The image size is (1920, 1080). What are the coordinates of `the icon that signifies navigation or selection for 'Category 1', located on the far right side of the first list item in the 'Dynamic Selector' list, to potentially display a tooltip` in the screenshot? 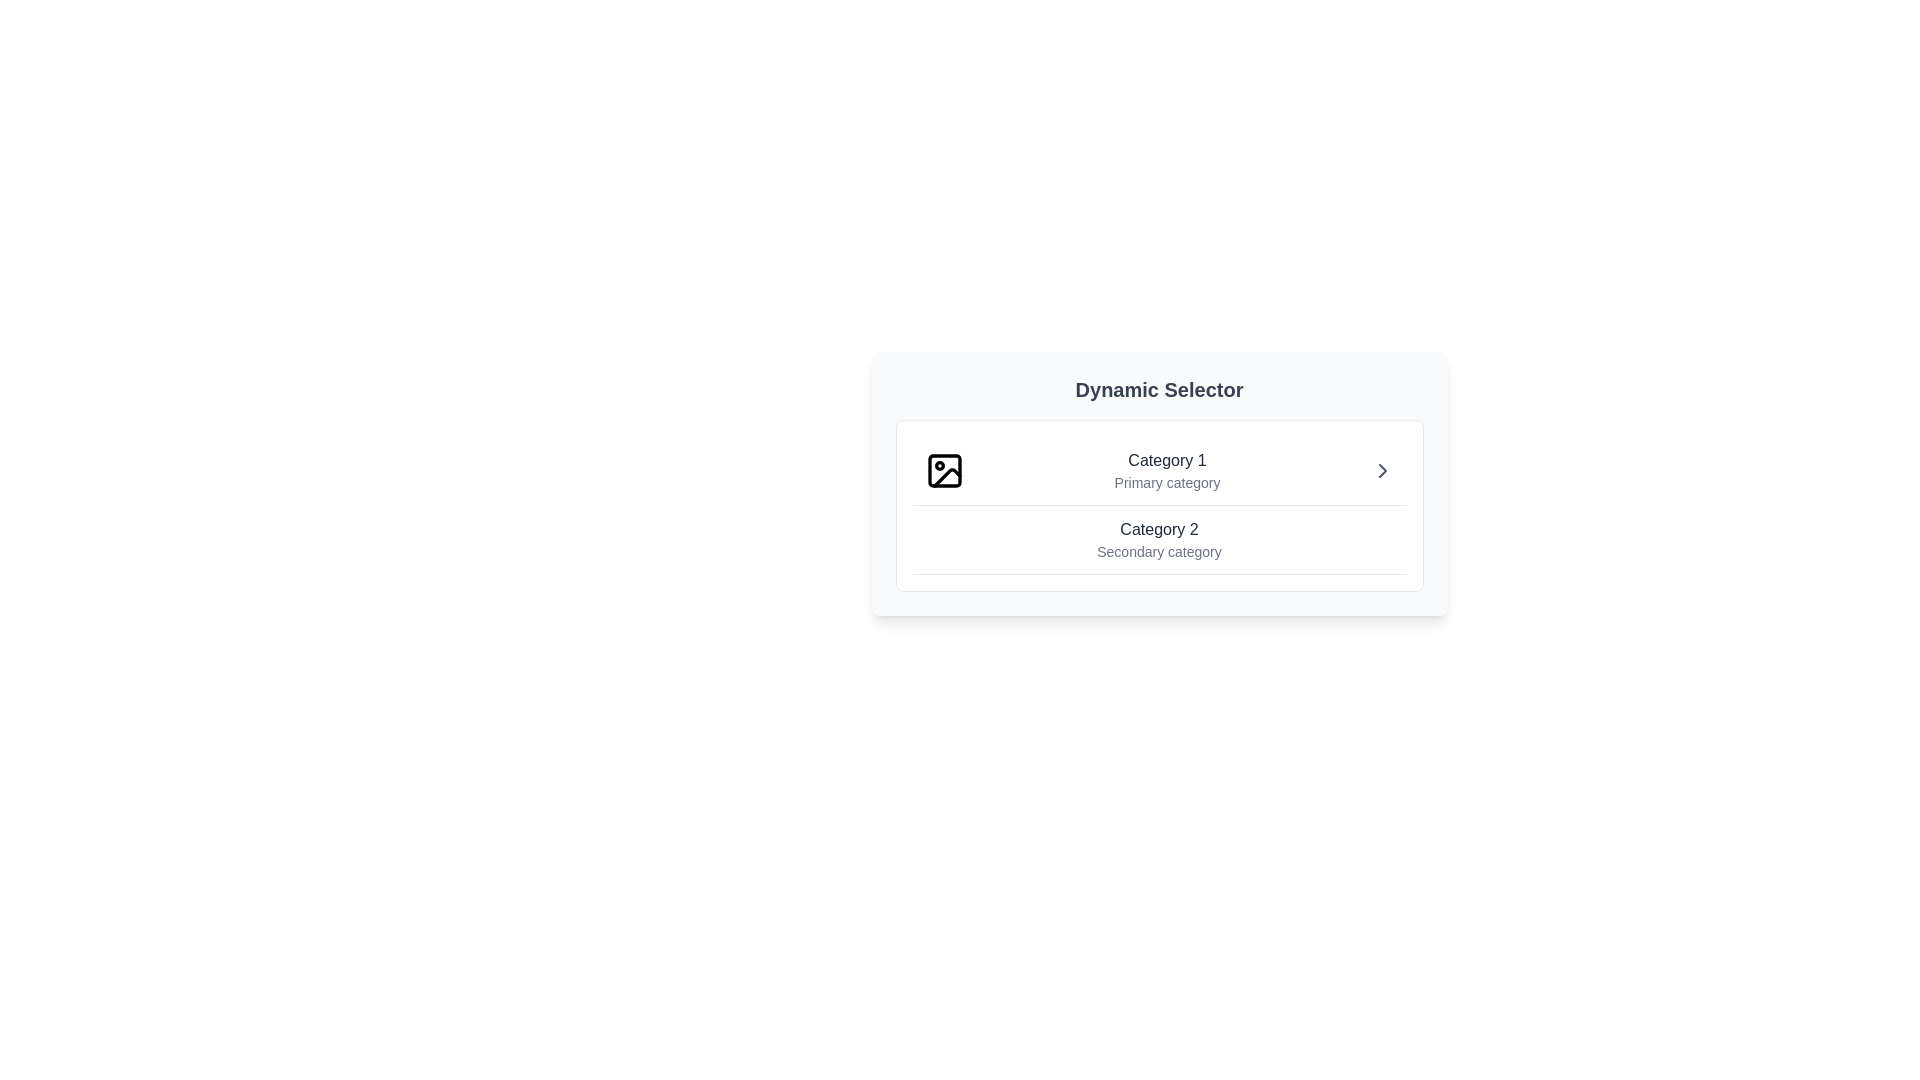 It's located at (1381, 470).